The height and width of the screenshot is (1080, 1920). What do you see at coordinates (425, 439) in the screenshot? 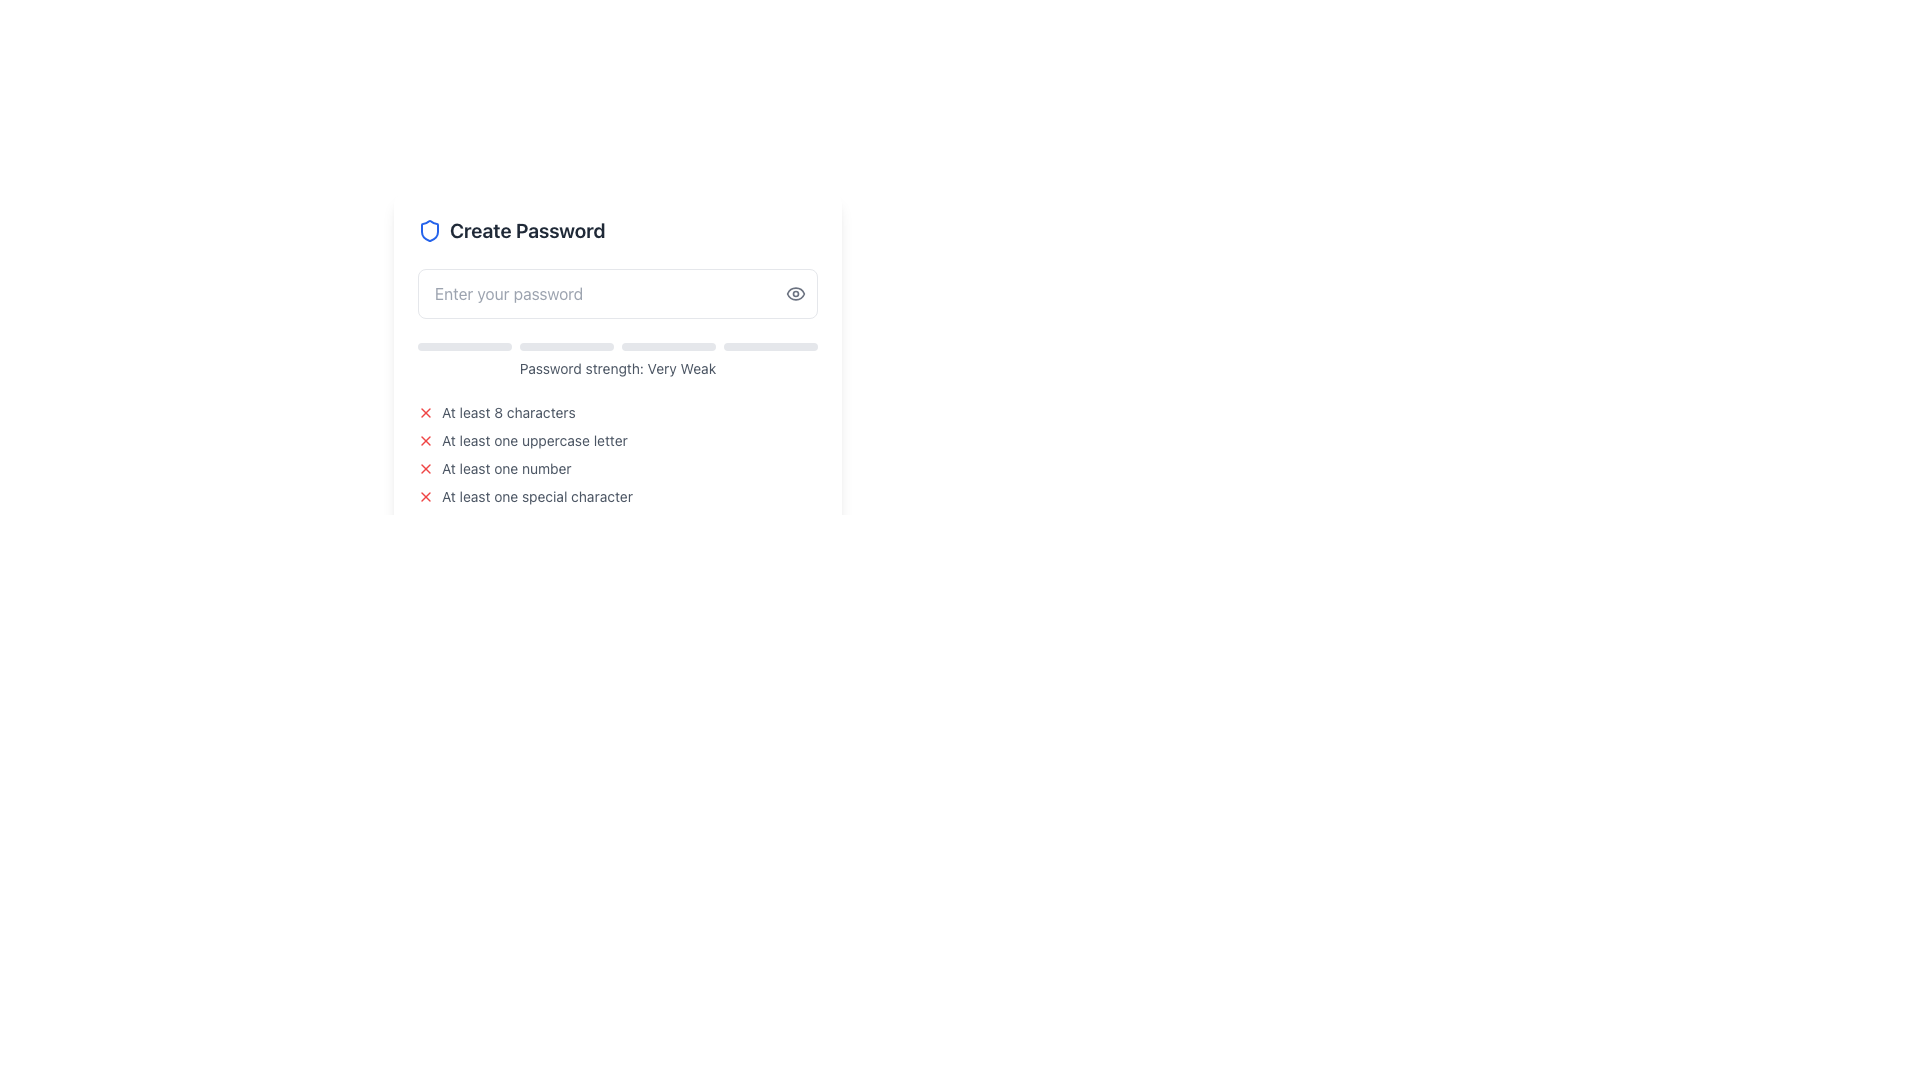
I see `the red 'X' icon indicating an unmet condition or error, which is positioned to the left of the description text 'At least one uppercase letter'` at bounding box center [425, 439].